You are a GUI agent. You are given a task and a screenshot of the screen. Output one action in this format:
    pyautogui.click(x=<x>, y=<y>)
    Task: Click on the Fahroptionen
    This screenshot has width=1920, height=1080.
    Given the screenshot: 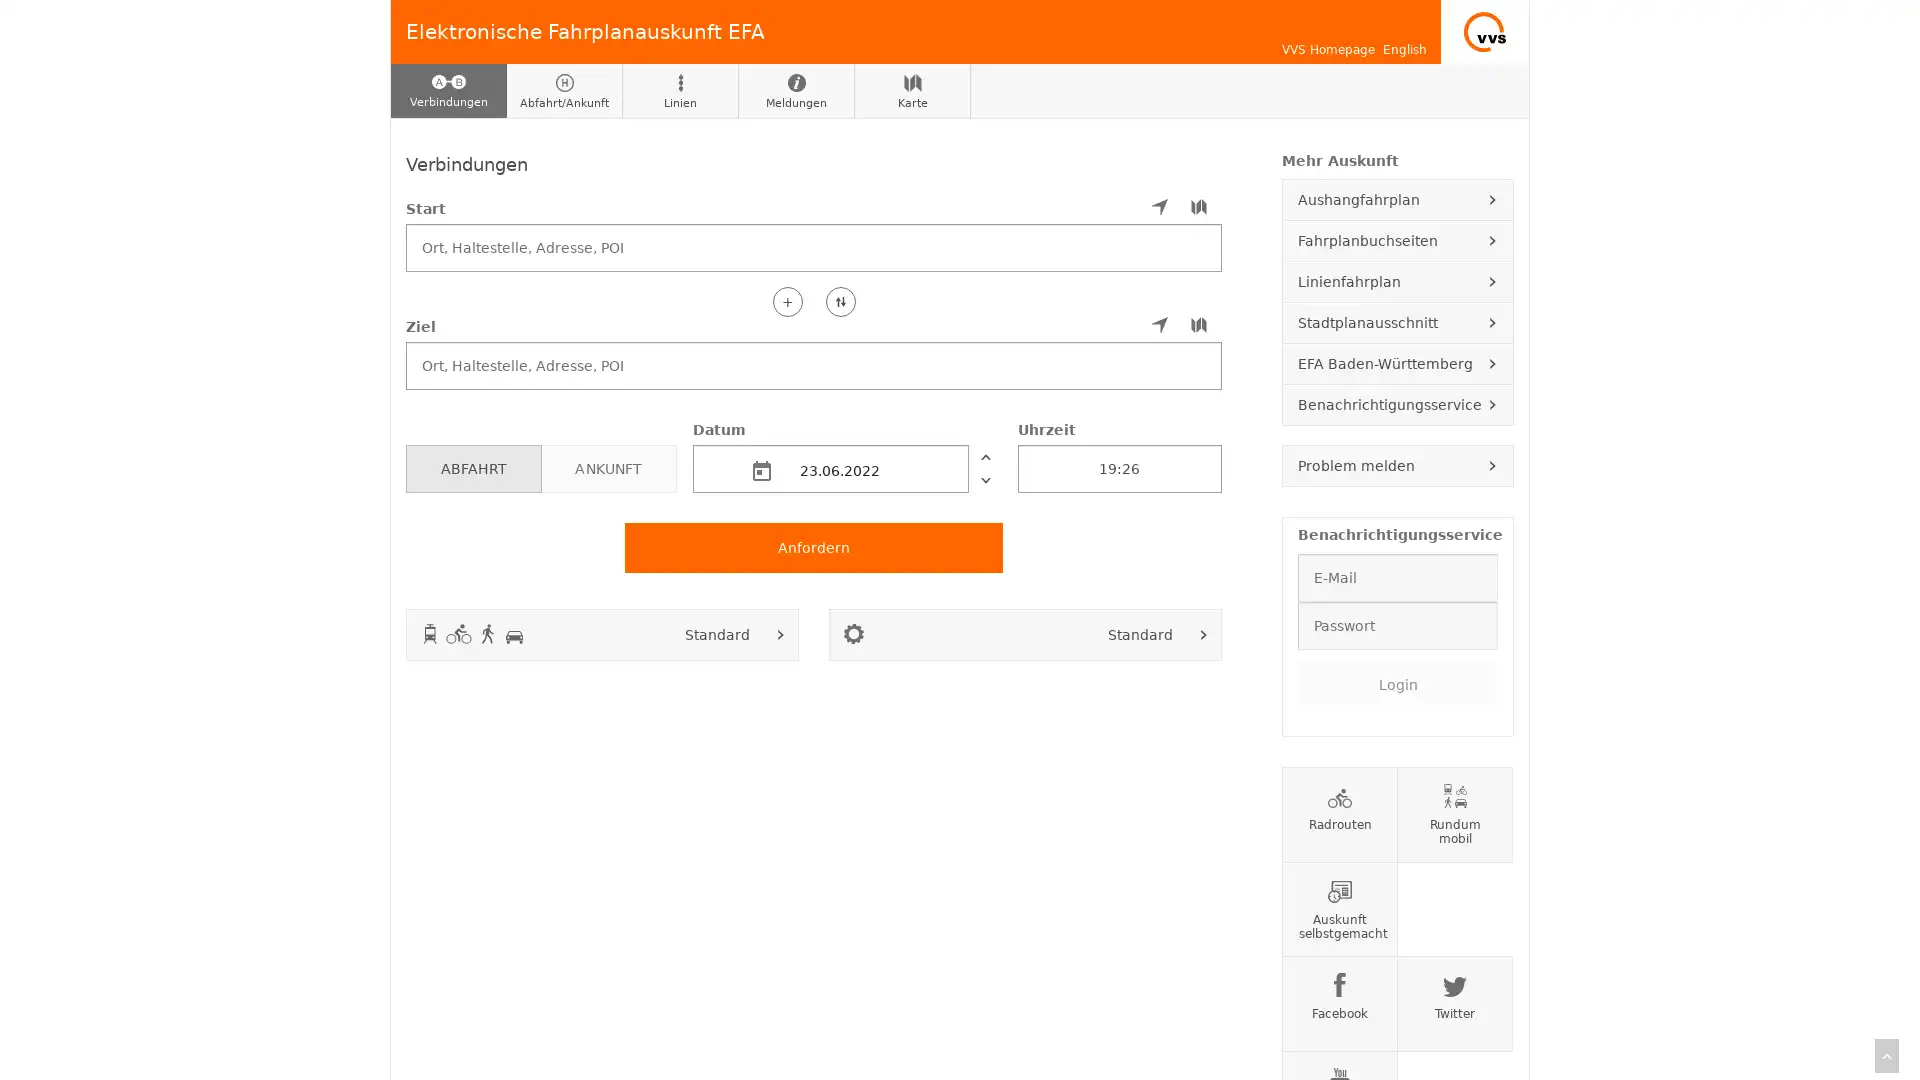 What is the action you would take?
    pyautogui.click(x=1203, y=633)
    